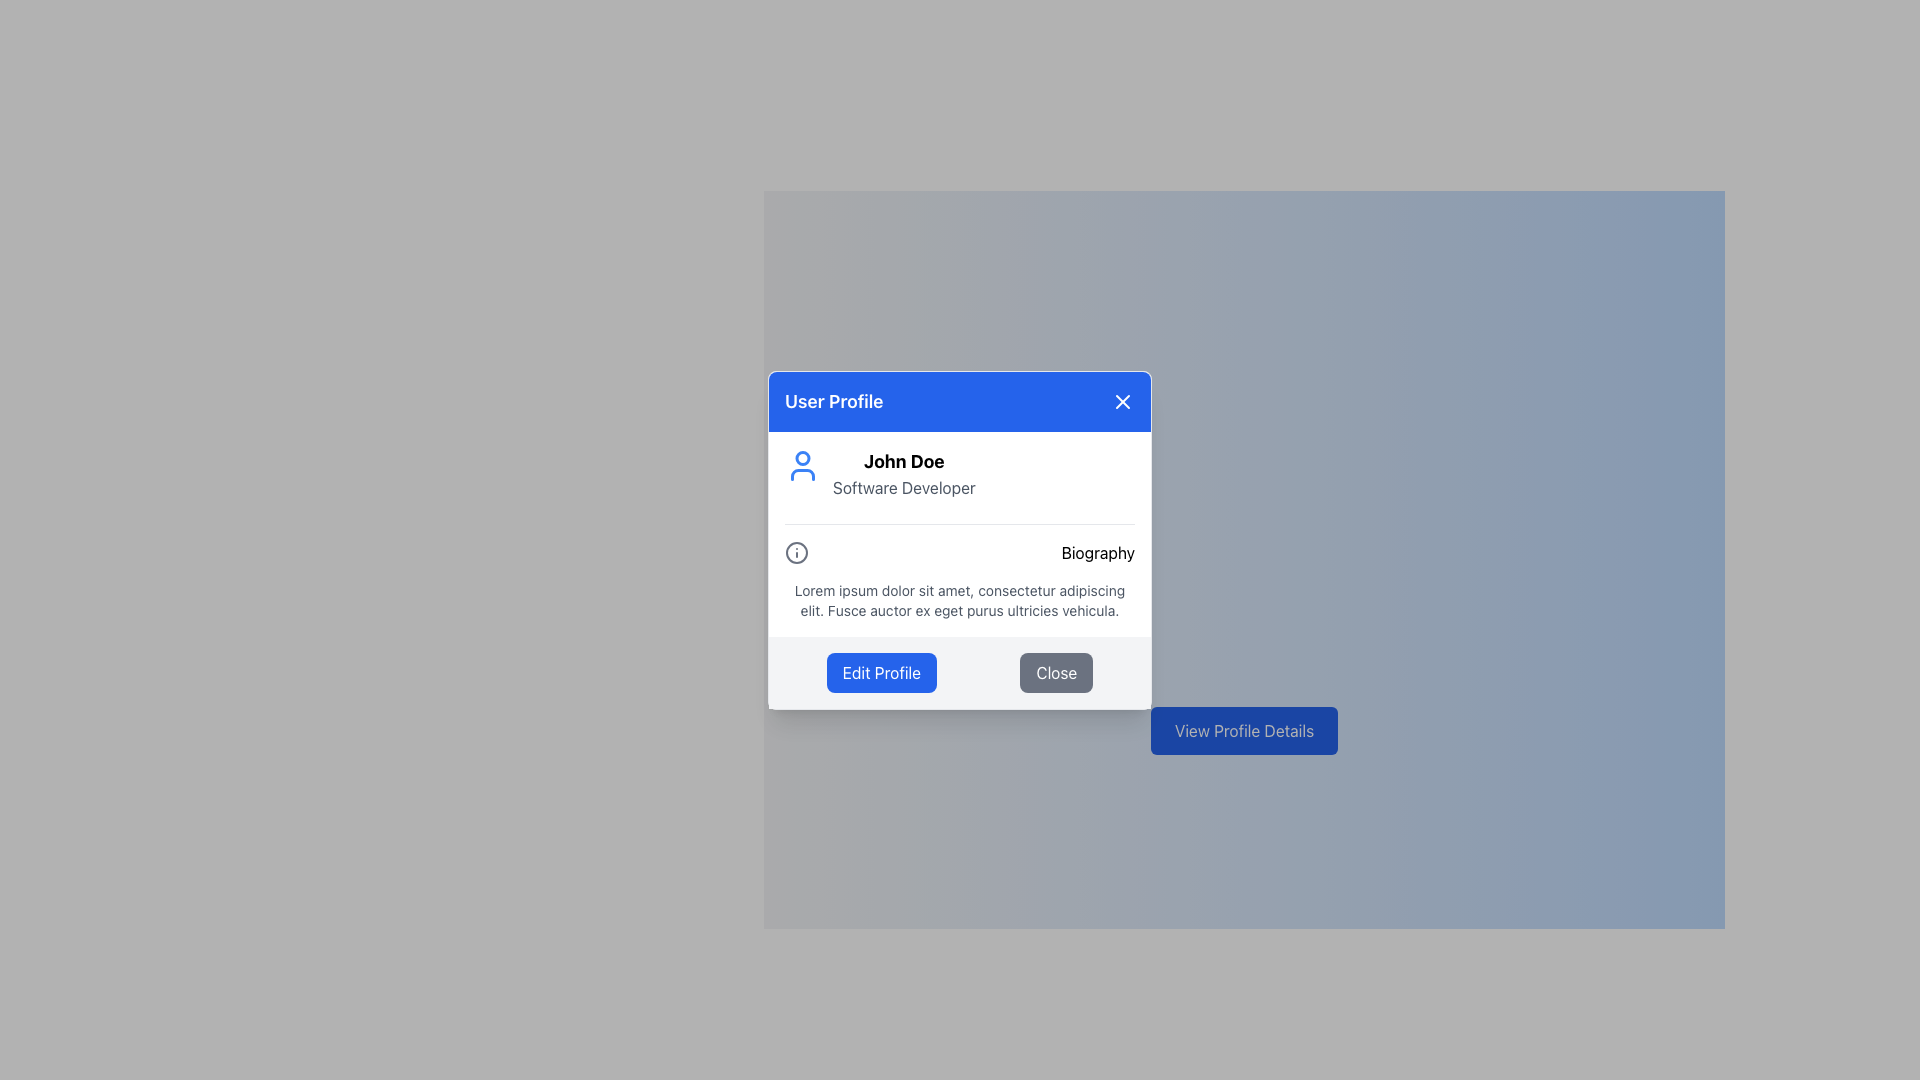  What do you see at coordinates (1123, 401) in the screenshot?
I see `the 'X' icon in the top-right corner of the 'User Profile' card` at bounding box center [1123, 401].